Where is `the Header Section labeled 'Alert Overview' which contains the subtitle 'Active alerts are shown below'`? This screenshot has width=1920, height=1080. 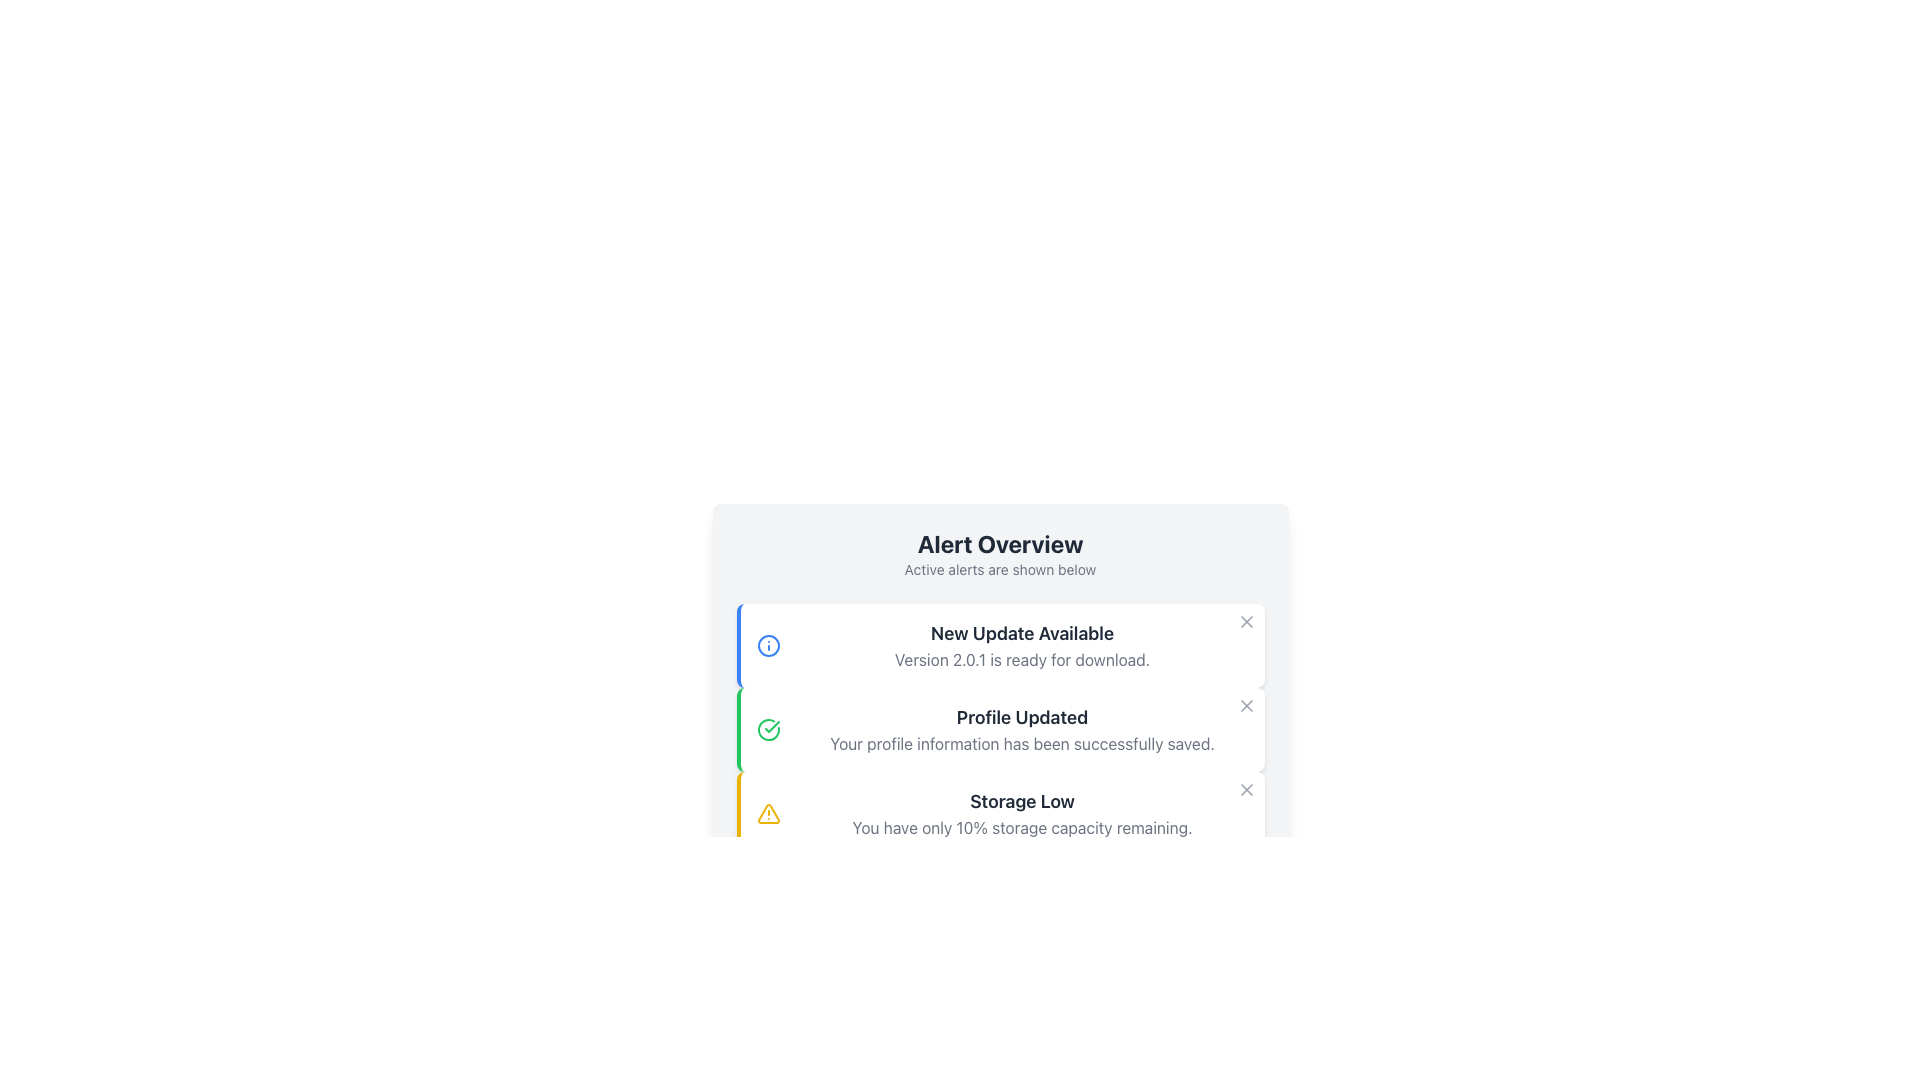 the Header Section labeled 'Alert Overview' which contains the subtitle 'Active alerts are shown below' is located at coordinates (1000, 554).